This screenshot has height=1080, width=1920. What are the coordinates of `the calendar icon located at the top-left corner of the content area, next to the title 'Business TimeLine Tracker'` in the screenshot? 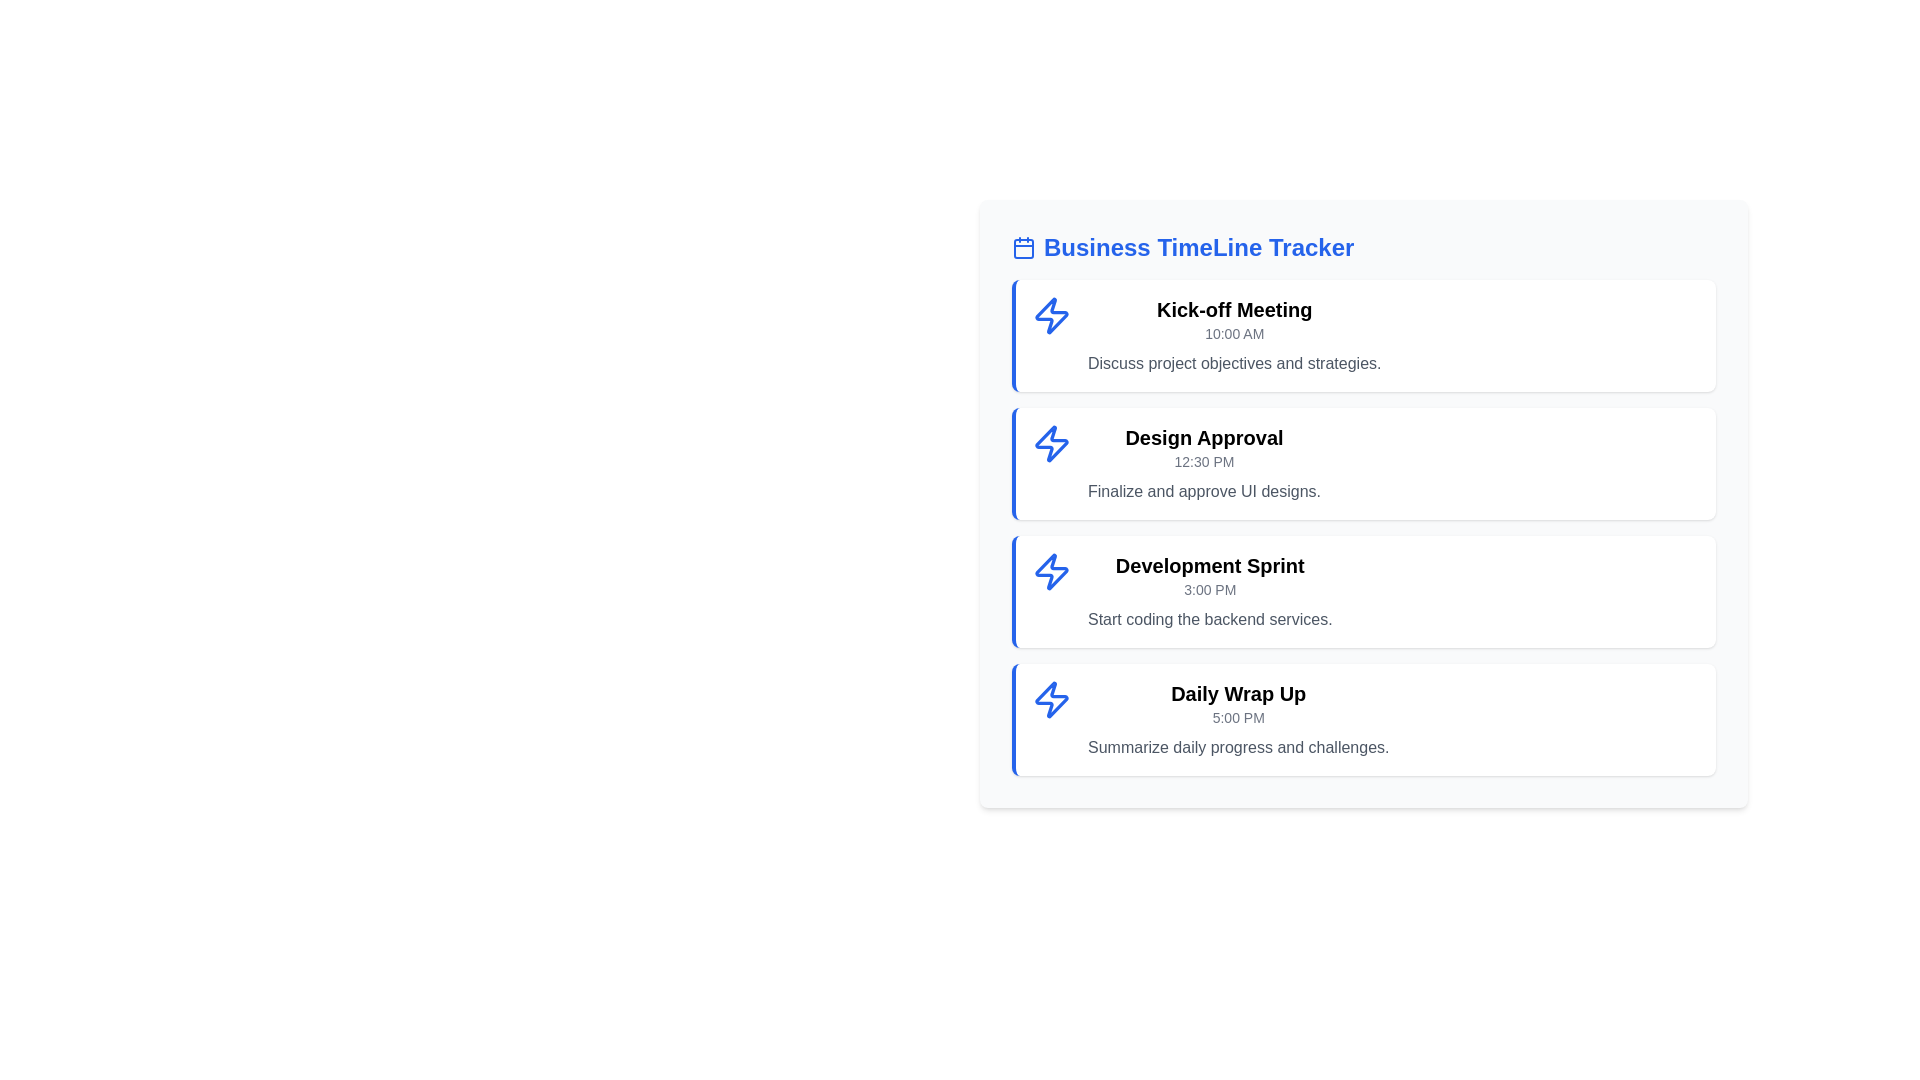 It's located at (1023, 246).